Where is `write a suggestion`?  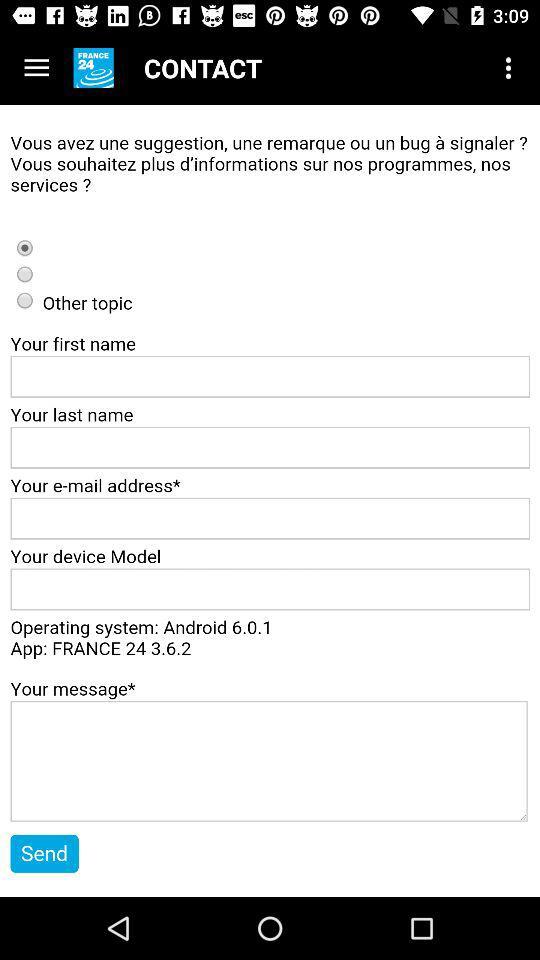 write a suggestion is located at coordinates (270, 500).